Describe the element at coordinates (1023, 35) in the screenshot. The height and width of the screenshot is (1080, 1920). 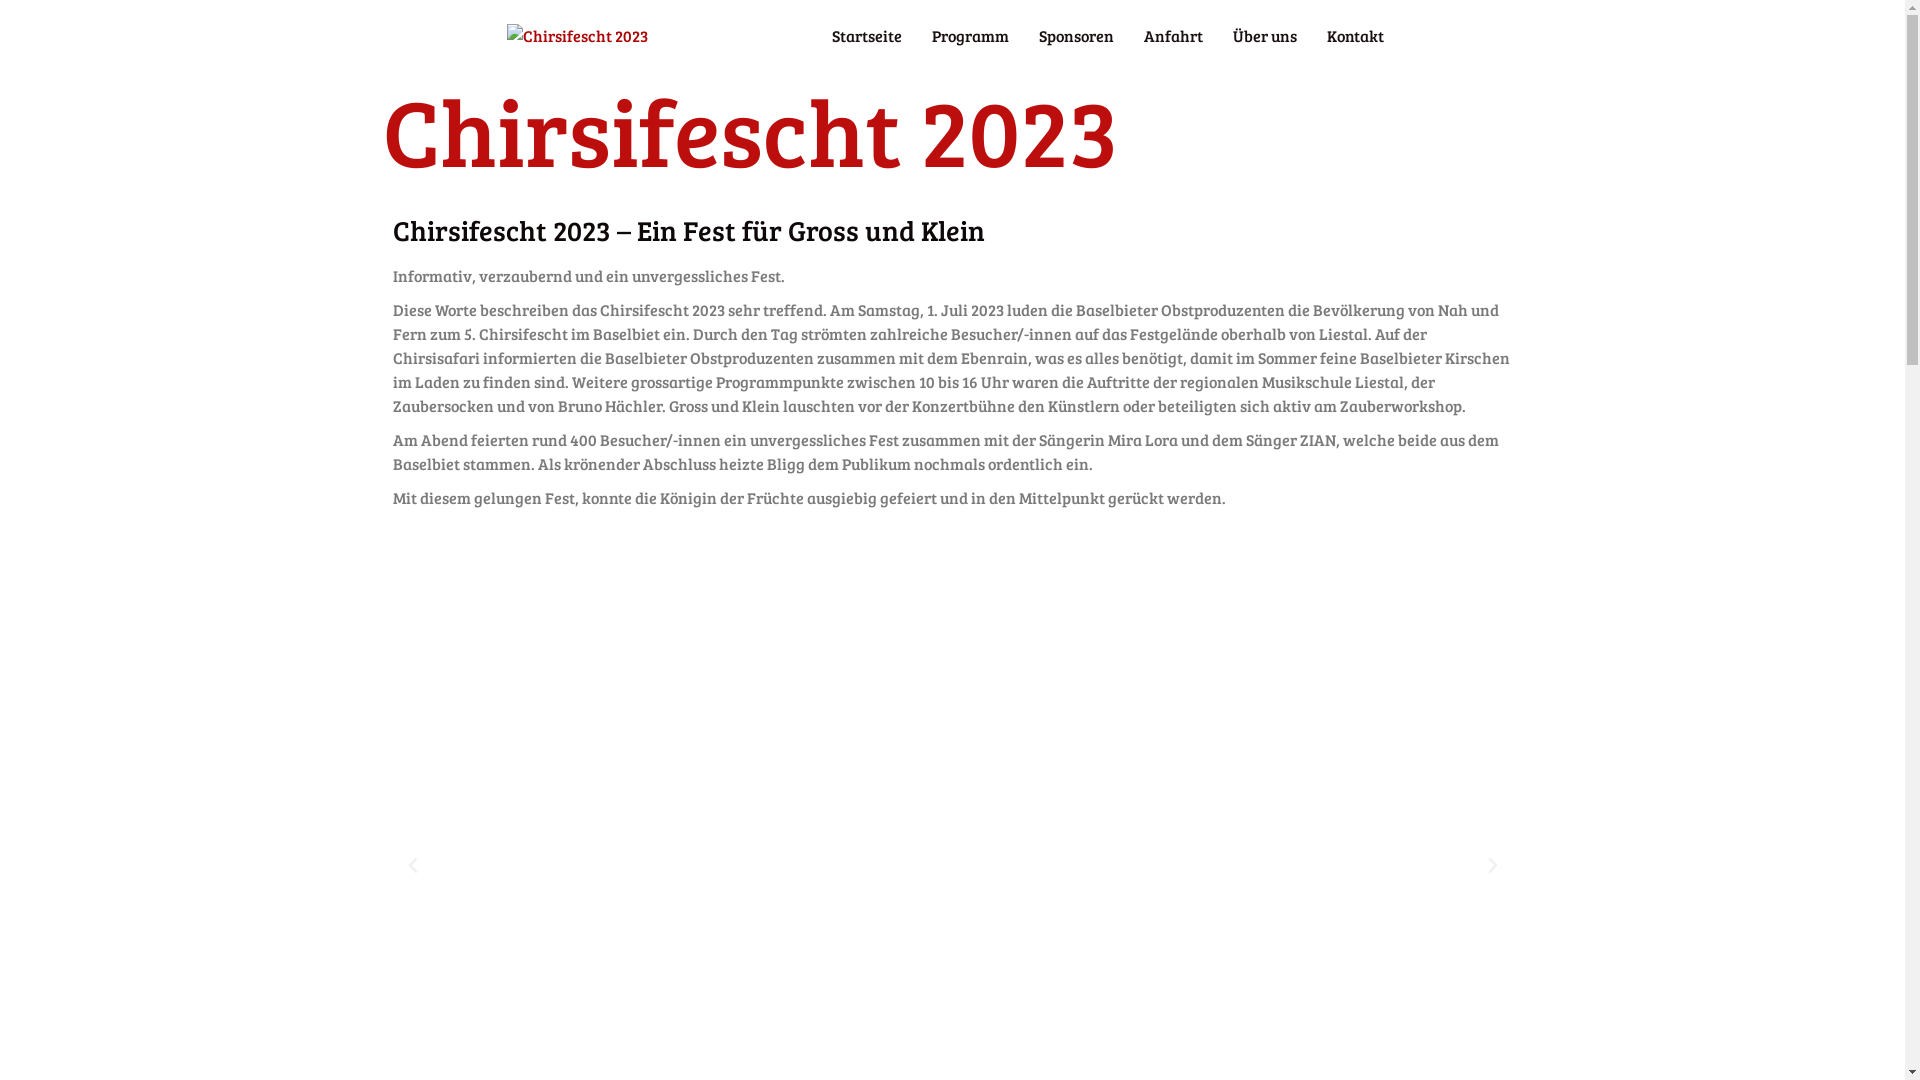
I see `'Sponsoren'` at that location.